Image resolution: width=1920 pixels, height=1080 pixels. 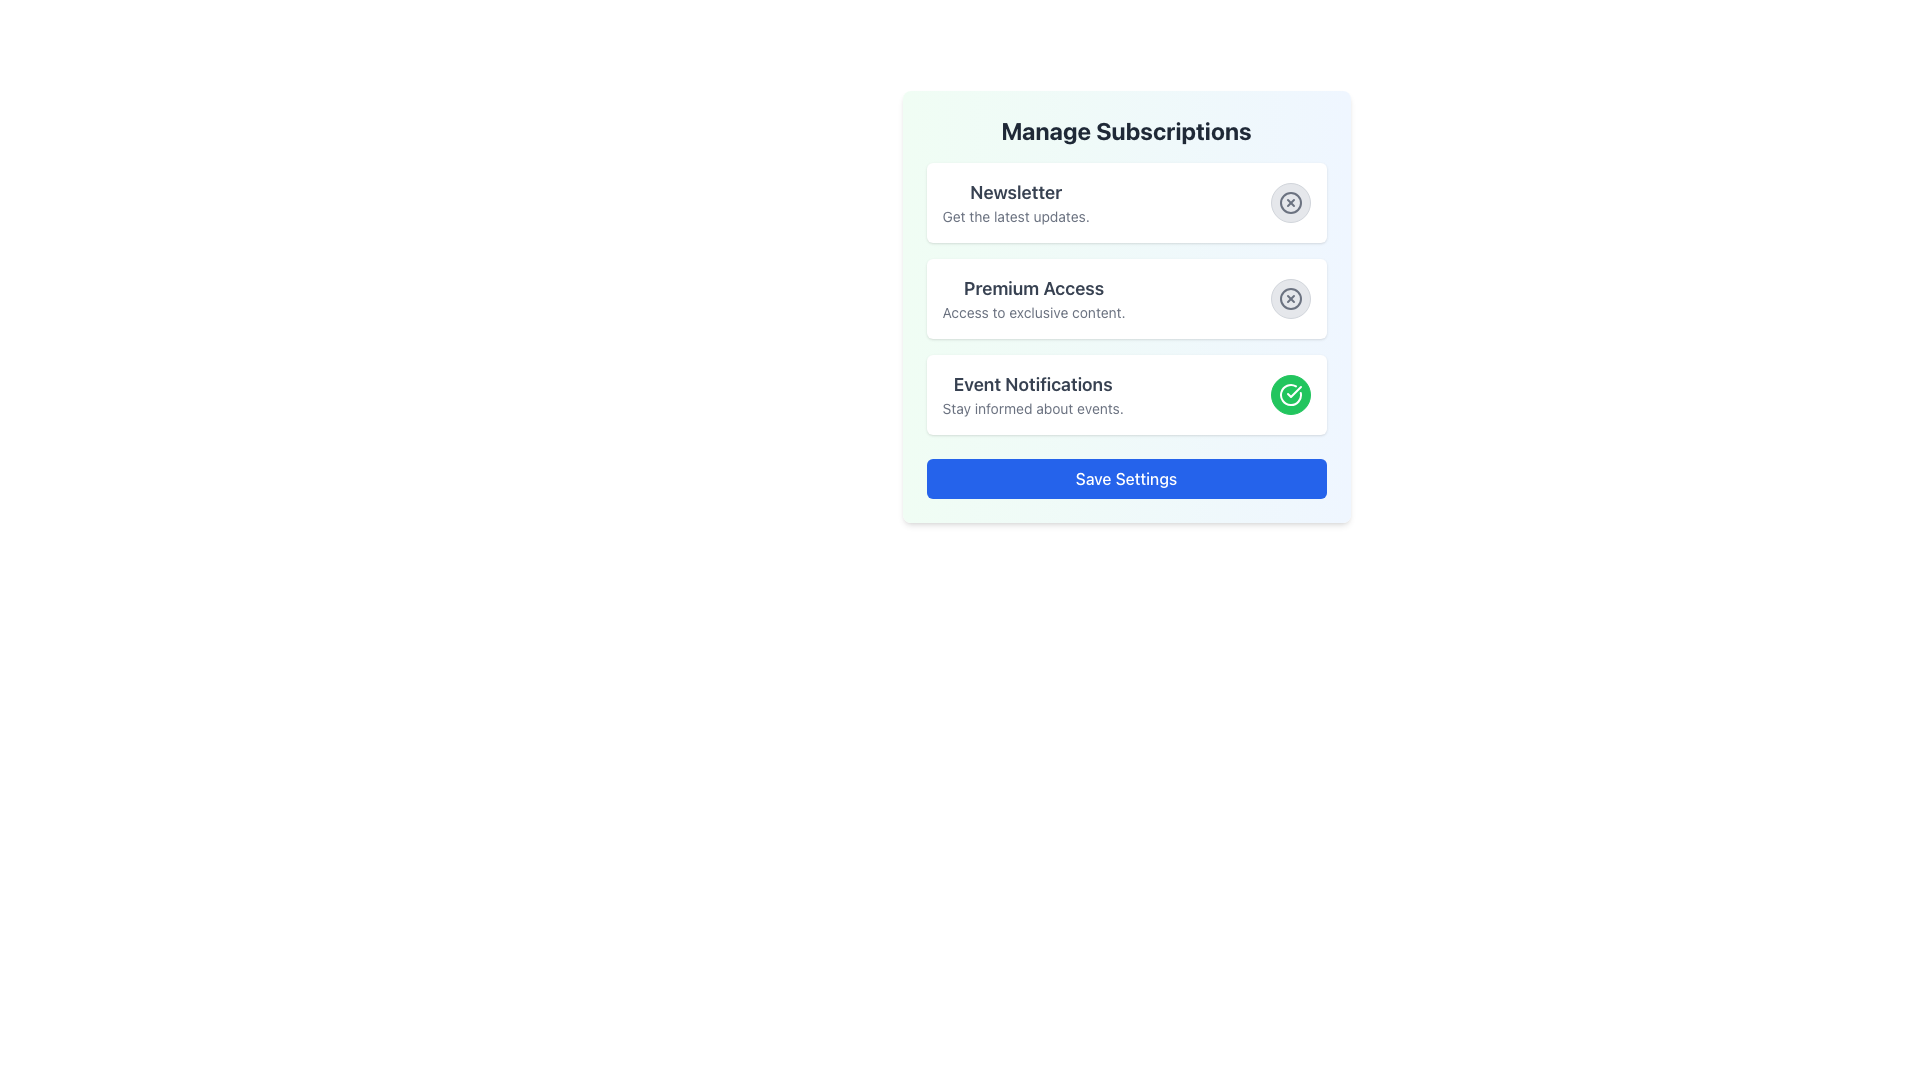 What do you see at coordinates (1290, 203) in the screenshot?
I see `the Circle graphic within the SVG that indicates the status of the newsletter subscription, located at the topmost entry of the subscription options` at bounding box center [1290, 203].